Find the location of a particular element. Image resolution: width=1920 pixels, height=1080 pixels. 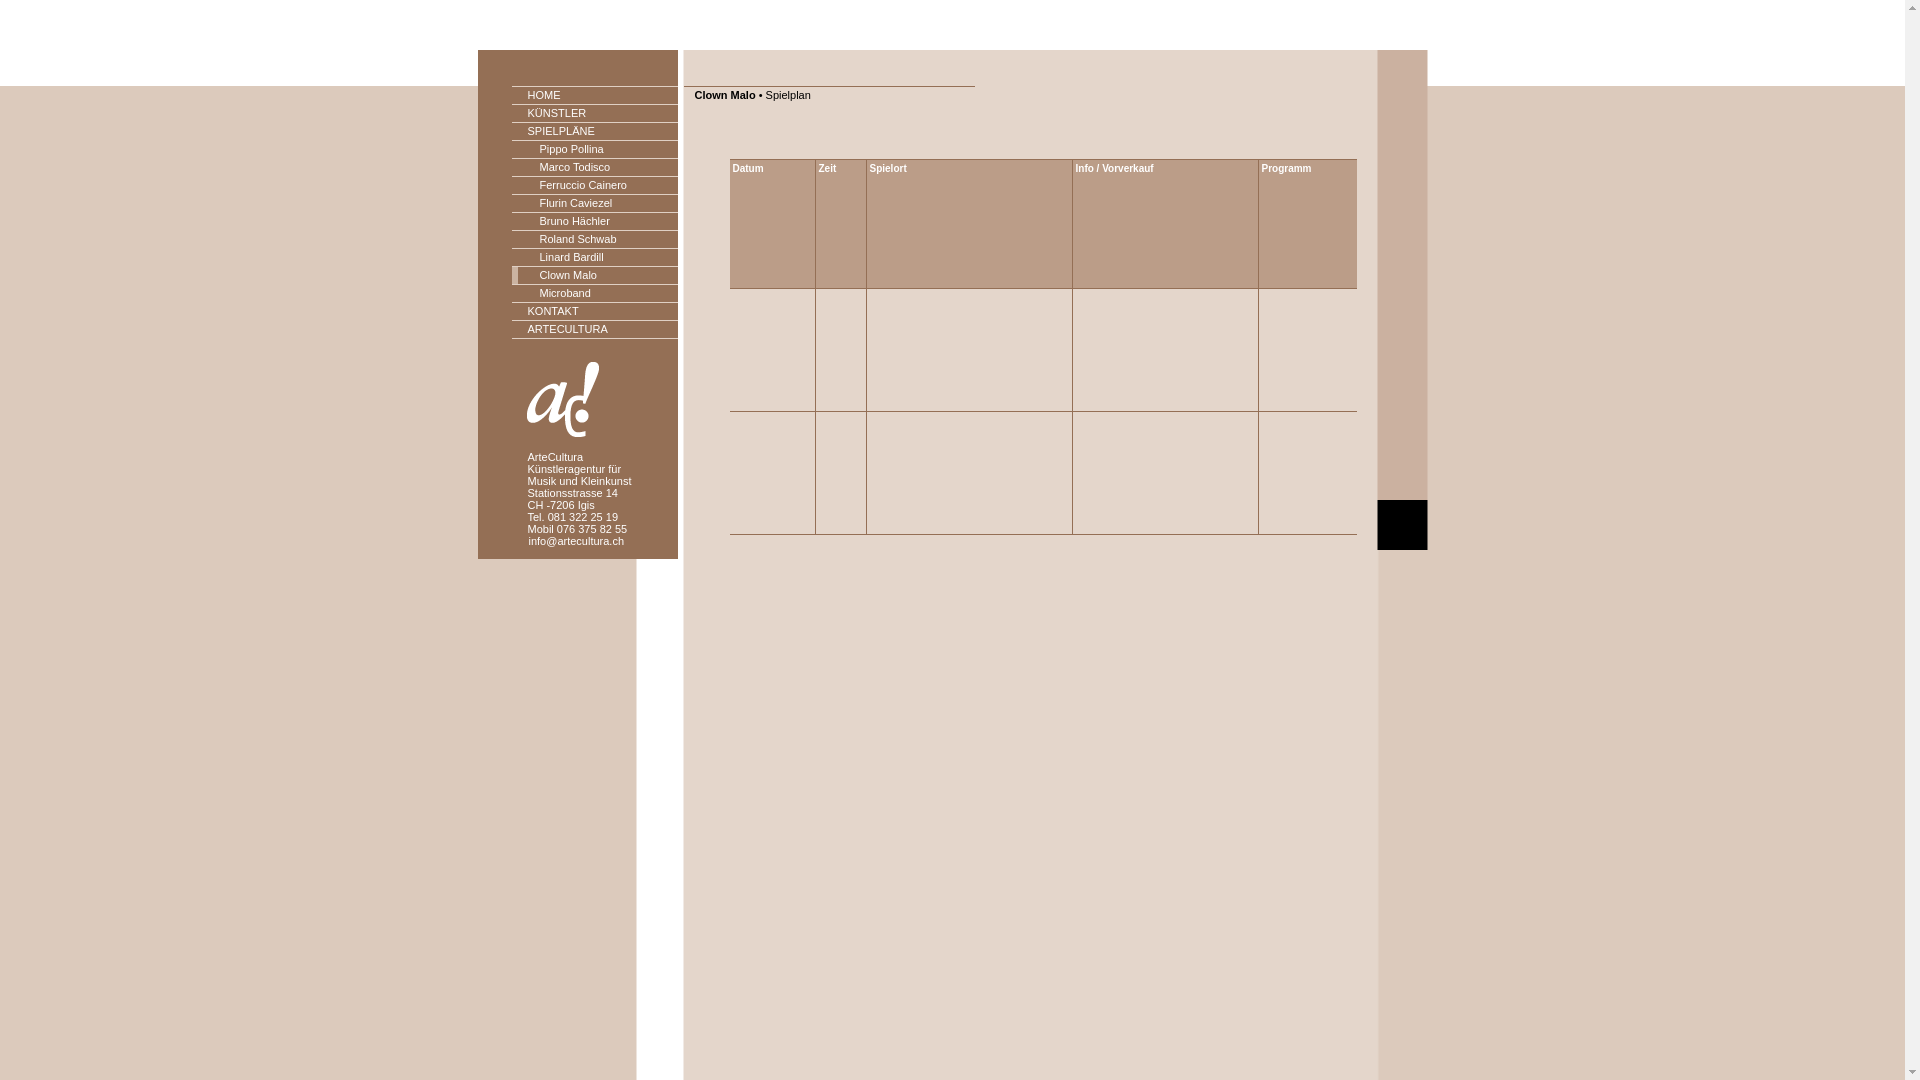

'Ferruccio Cainero' is located at coordinates (594, 185).